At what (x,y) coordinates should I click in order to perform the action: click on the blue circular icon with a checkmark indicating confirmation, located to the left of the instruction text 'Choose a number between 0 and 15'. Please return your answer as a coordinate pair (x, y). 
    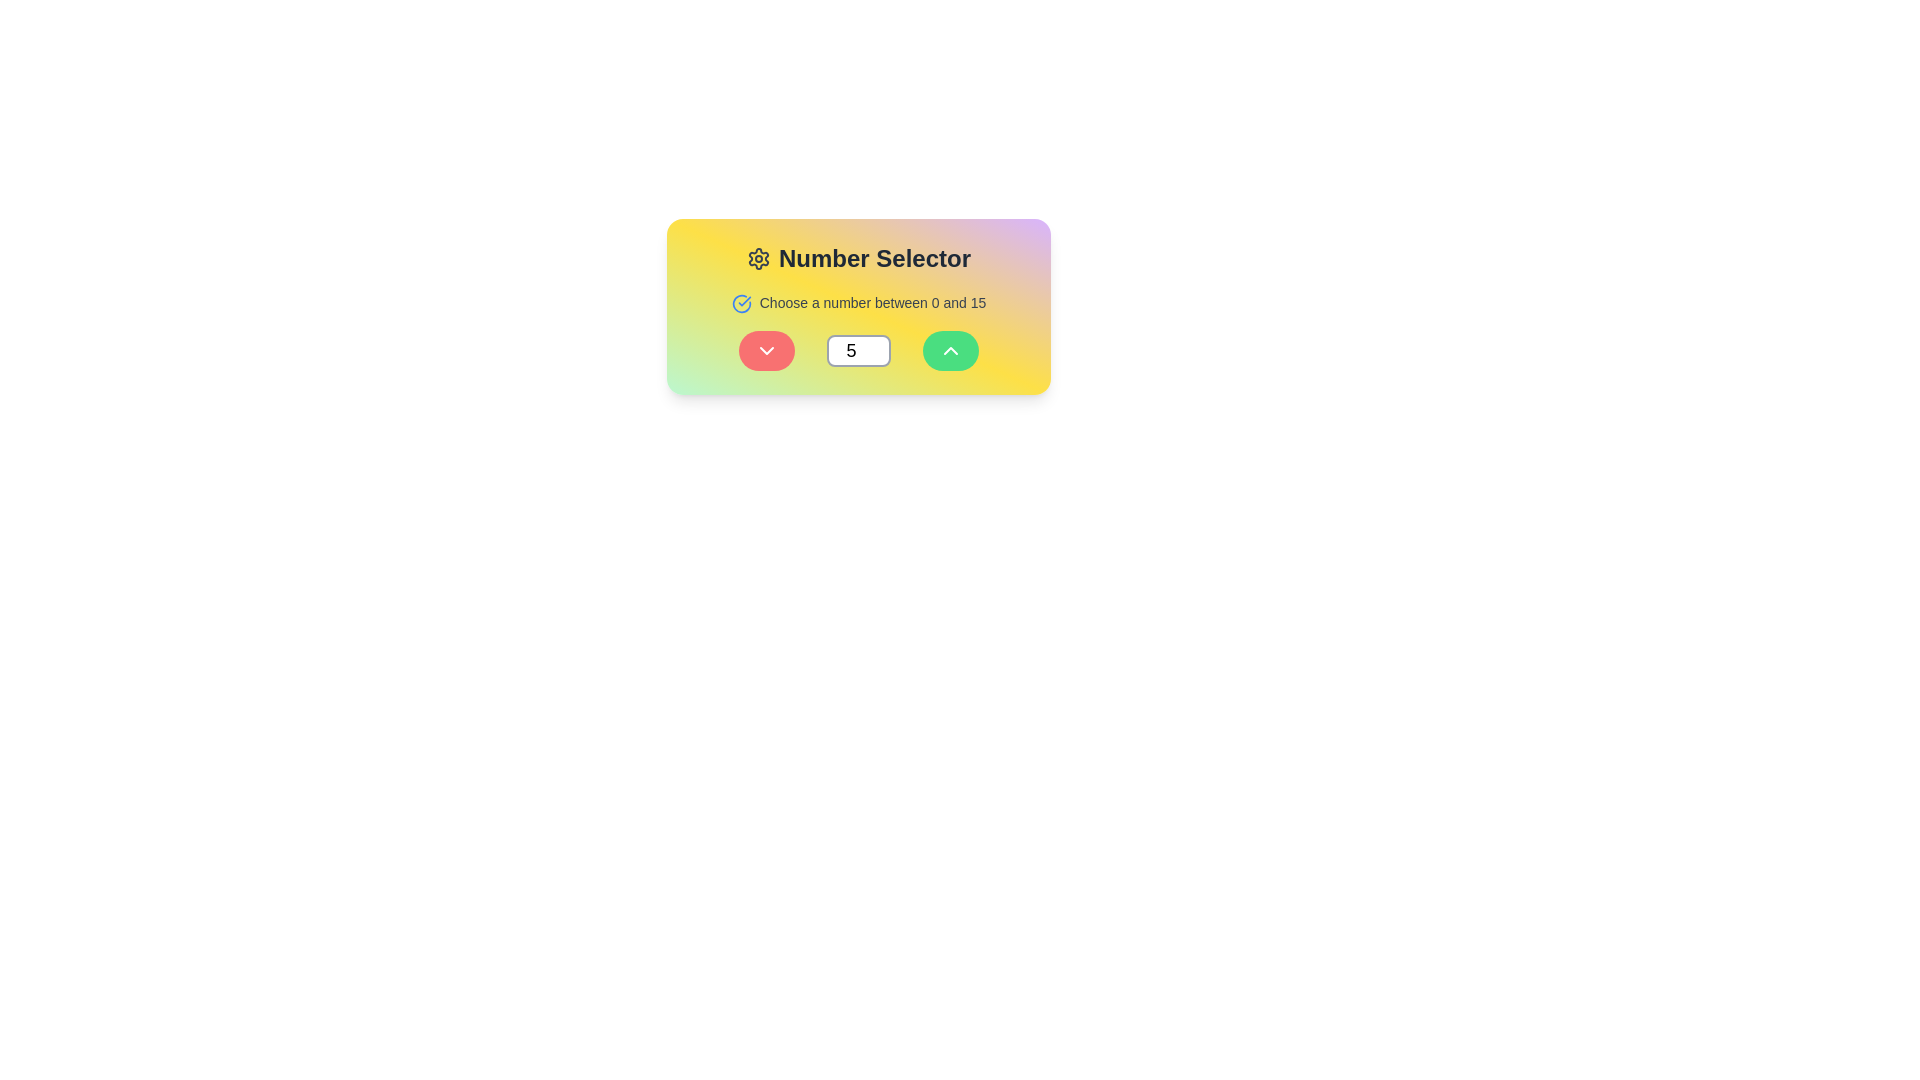
    Looking at the image, I should click on (740, 303).